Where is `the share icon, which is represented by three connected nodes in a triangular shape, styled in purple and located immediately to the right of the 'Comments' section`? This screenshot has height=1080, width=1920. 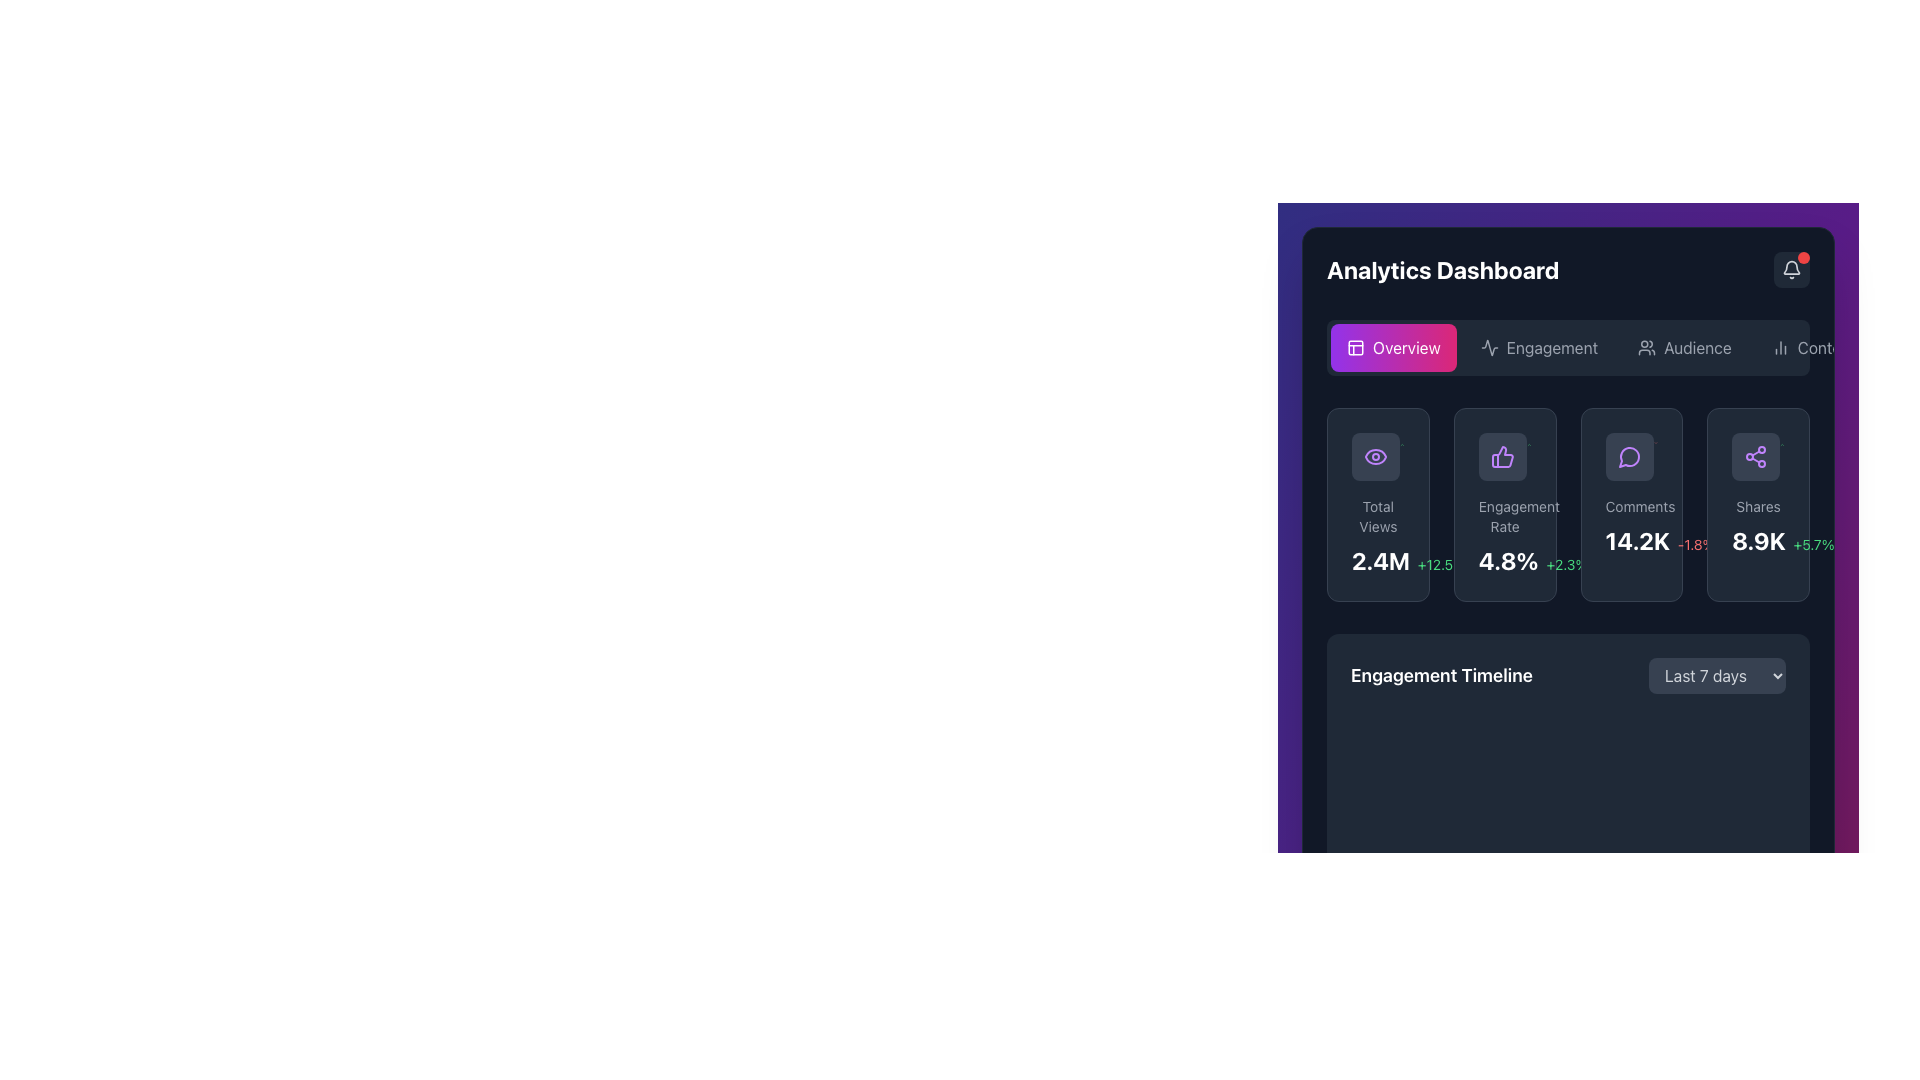
the share icon, which is represented by three connected nodes in a triangular shape, styled in purple and located immediately to the right of the 'Comments' section is located at coordinates (1755, 456).